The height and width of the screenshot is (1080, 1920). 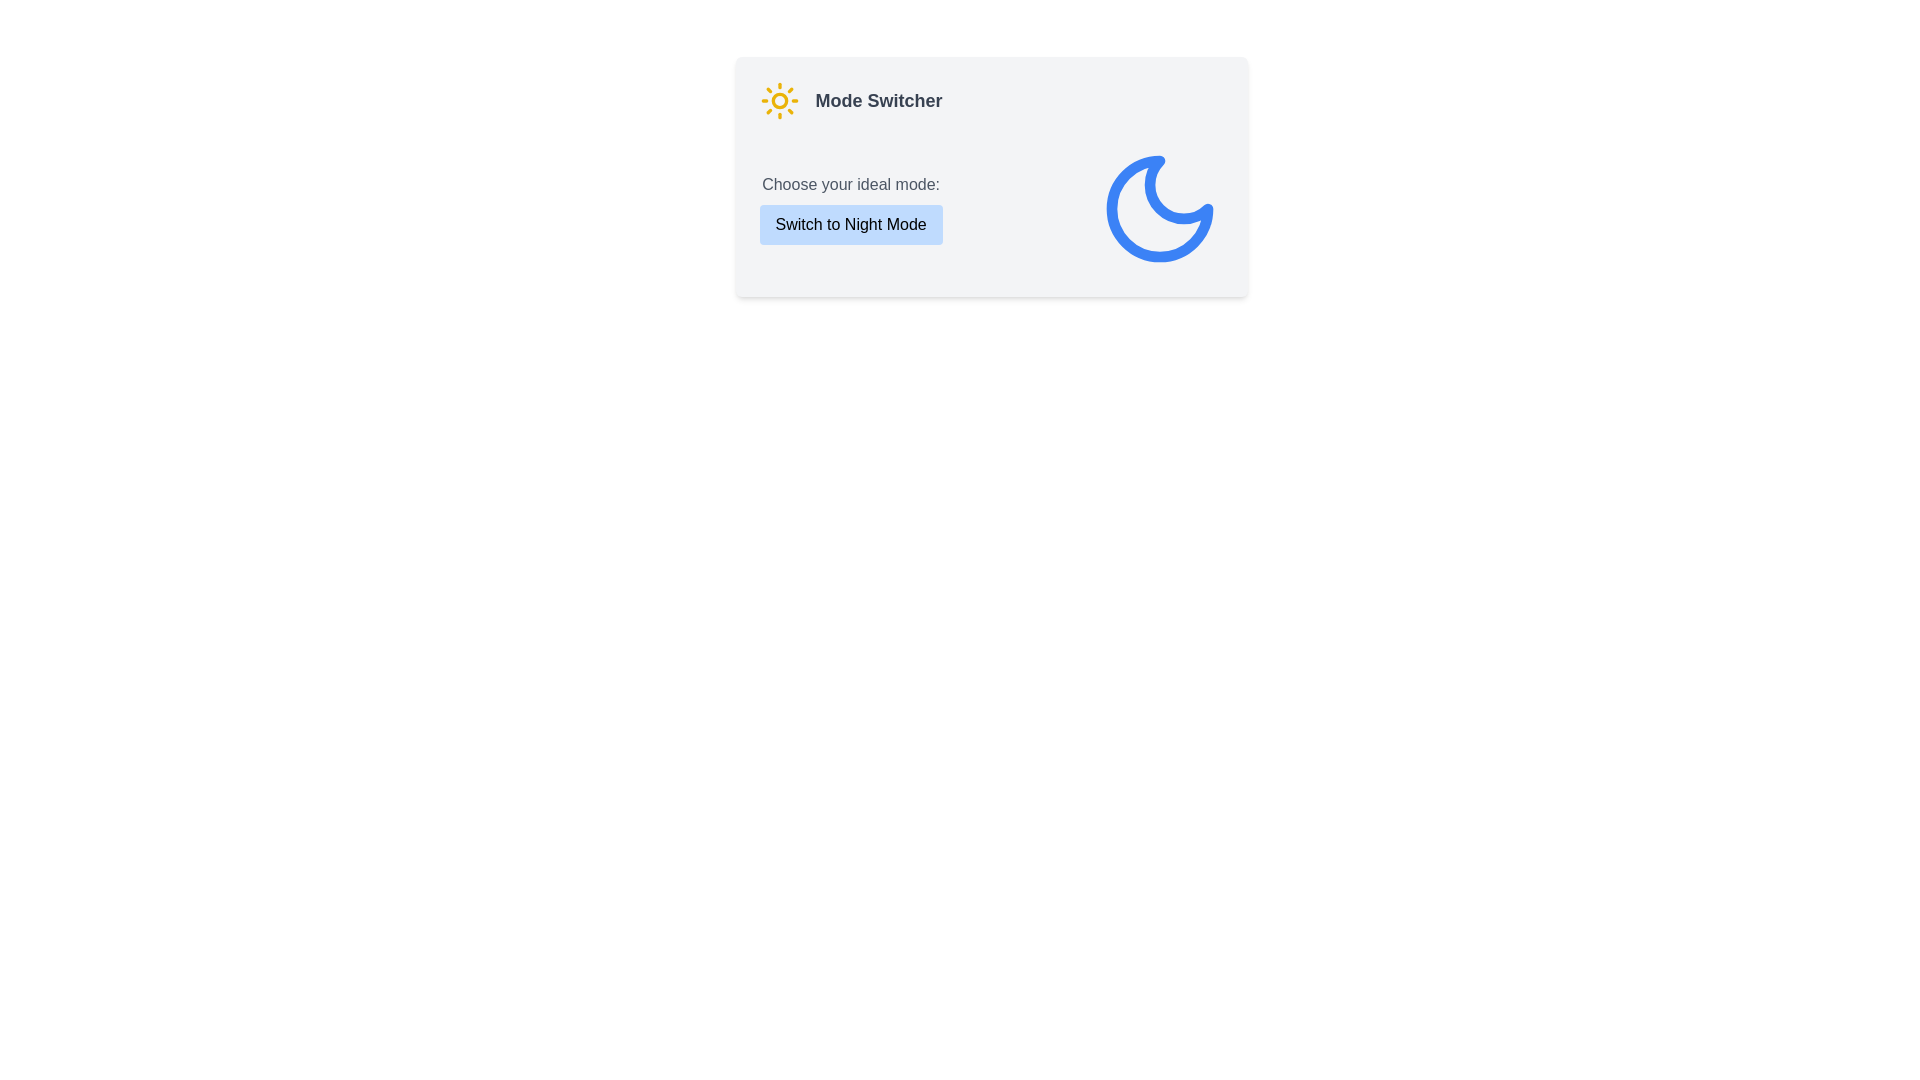 What do you see at coordinates (1159, 208) in the screenshot?
I see `the 'Night Mode' icon located in the 'Mode Switcher' section, positioned on the right side next to the 'Switch to Night Mode' button` at bounding box center [1159, 208].